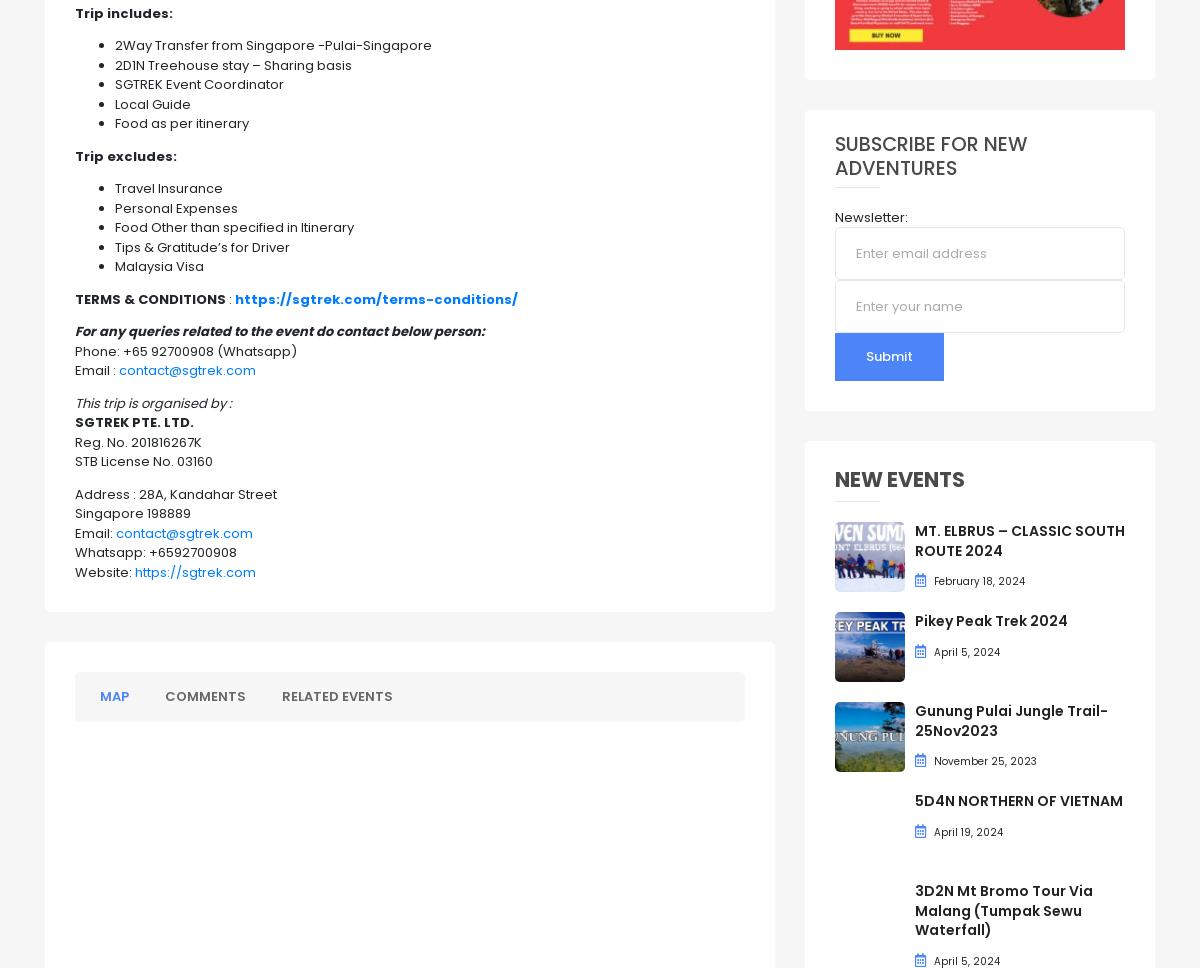 Image resolution: width=1200 pixels, height=968 pixels. What do you see at coordinates (278, 331) in the screenshot?
I see `'For any queries related to the event do contact below person:'` at bounding box center [278, 331].